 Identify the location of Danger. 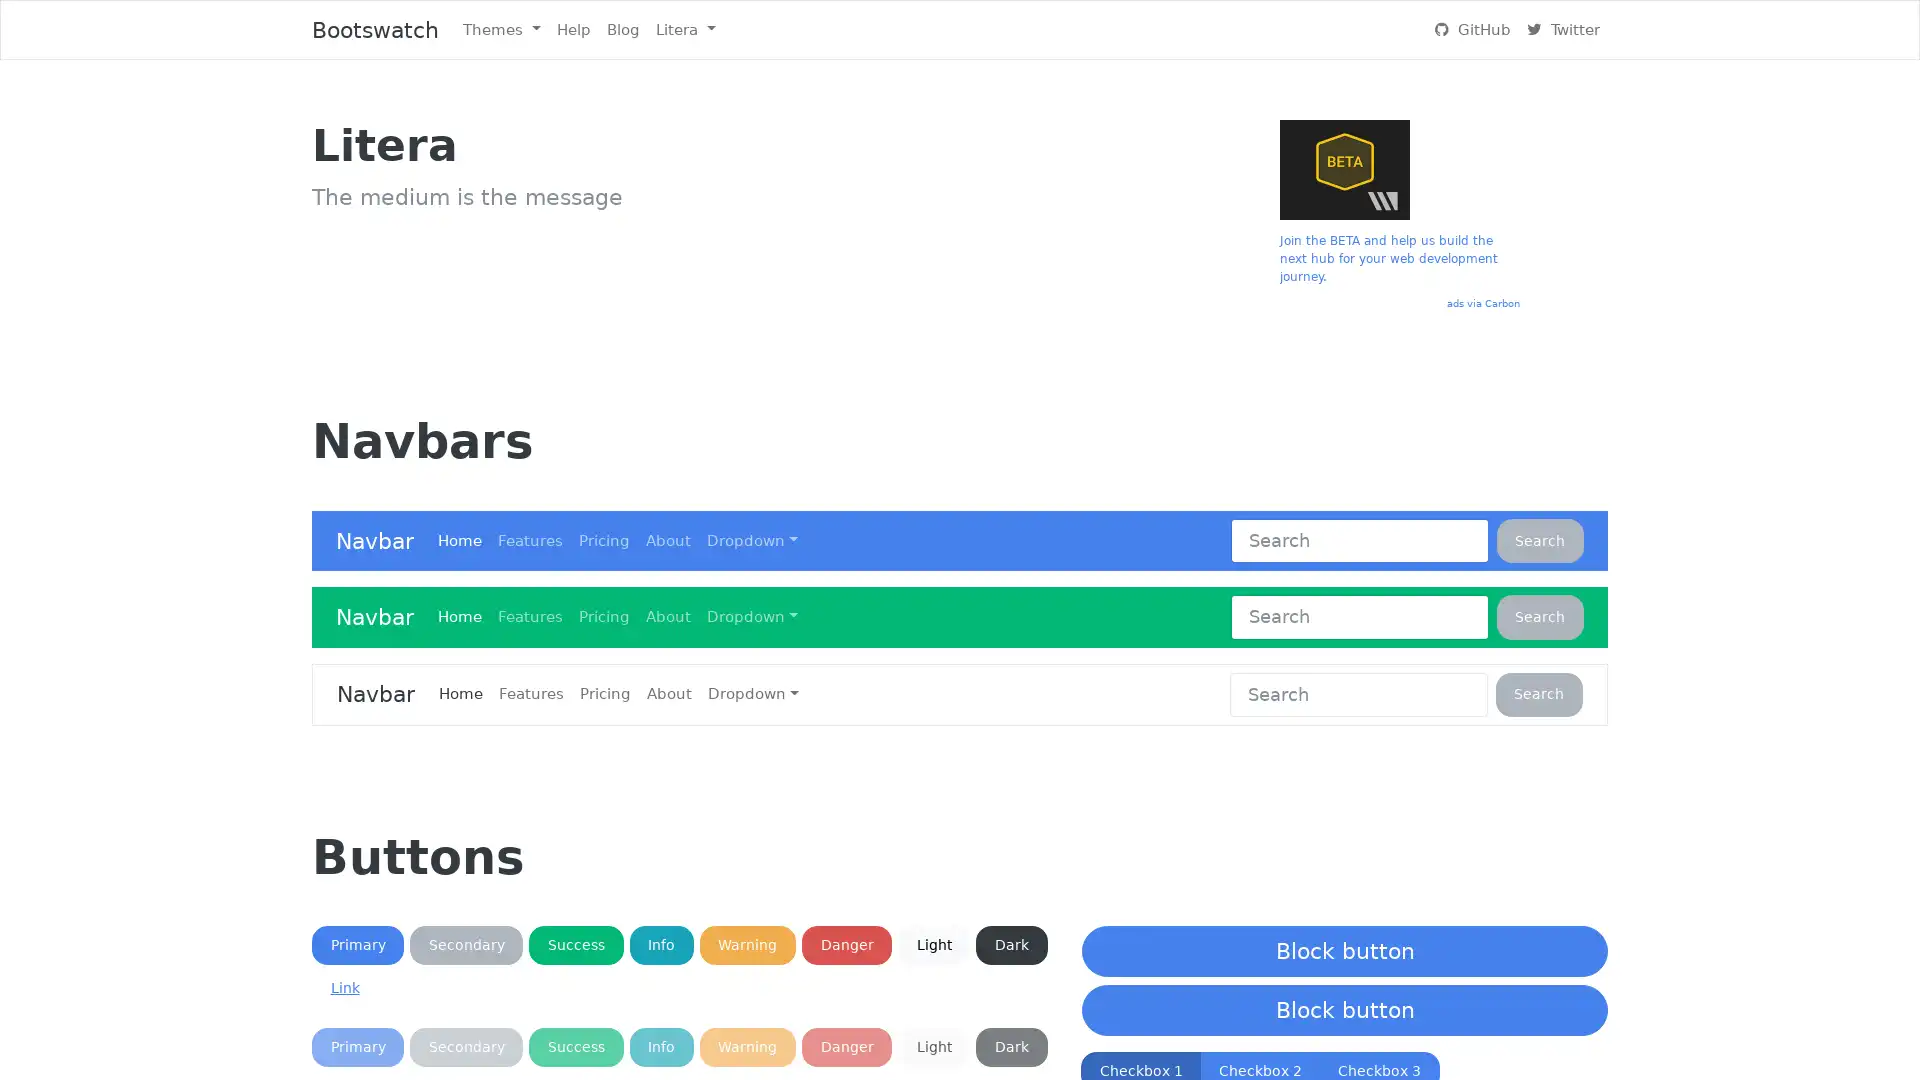
(846, 1046).